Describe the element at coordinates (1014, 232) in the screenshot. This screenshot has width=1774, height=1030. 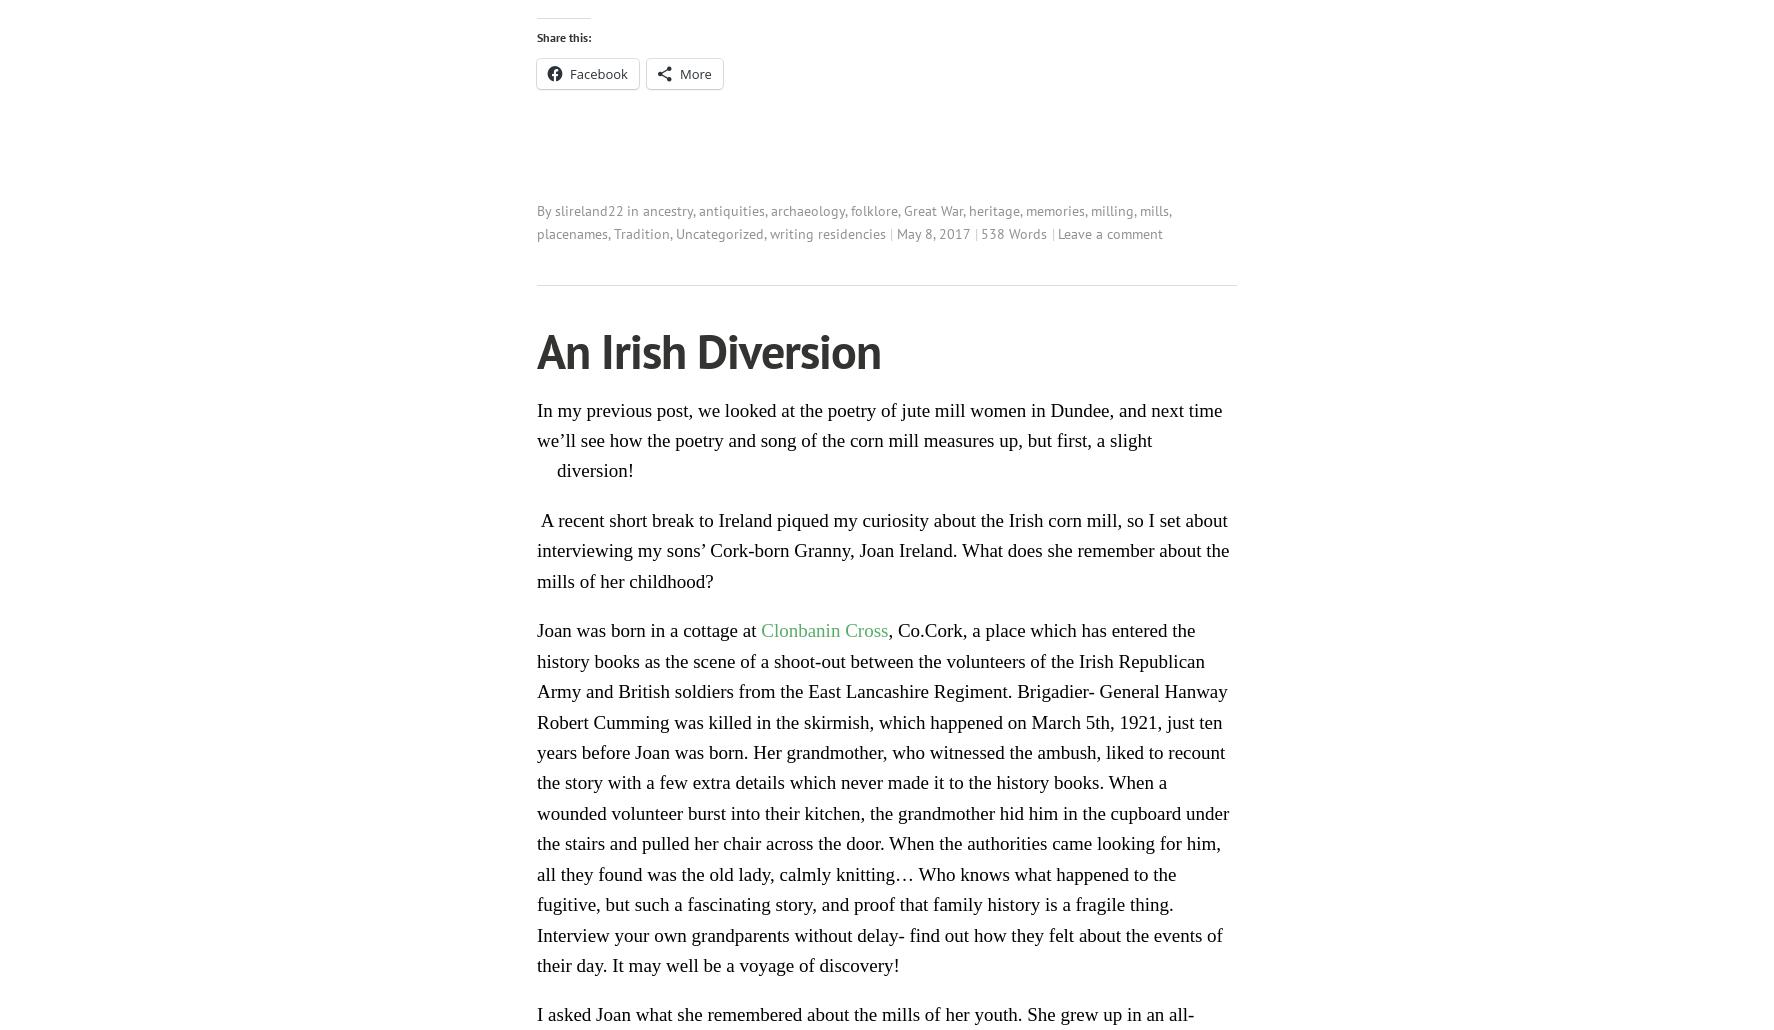
I see `'538 Words'` at that location.